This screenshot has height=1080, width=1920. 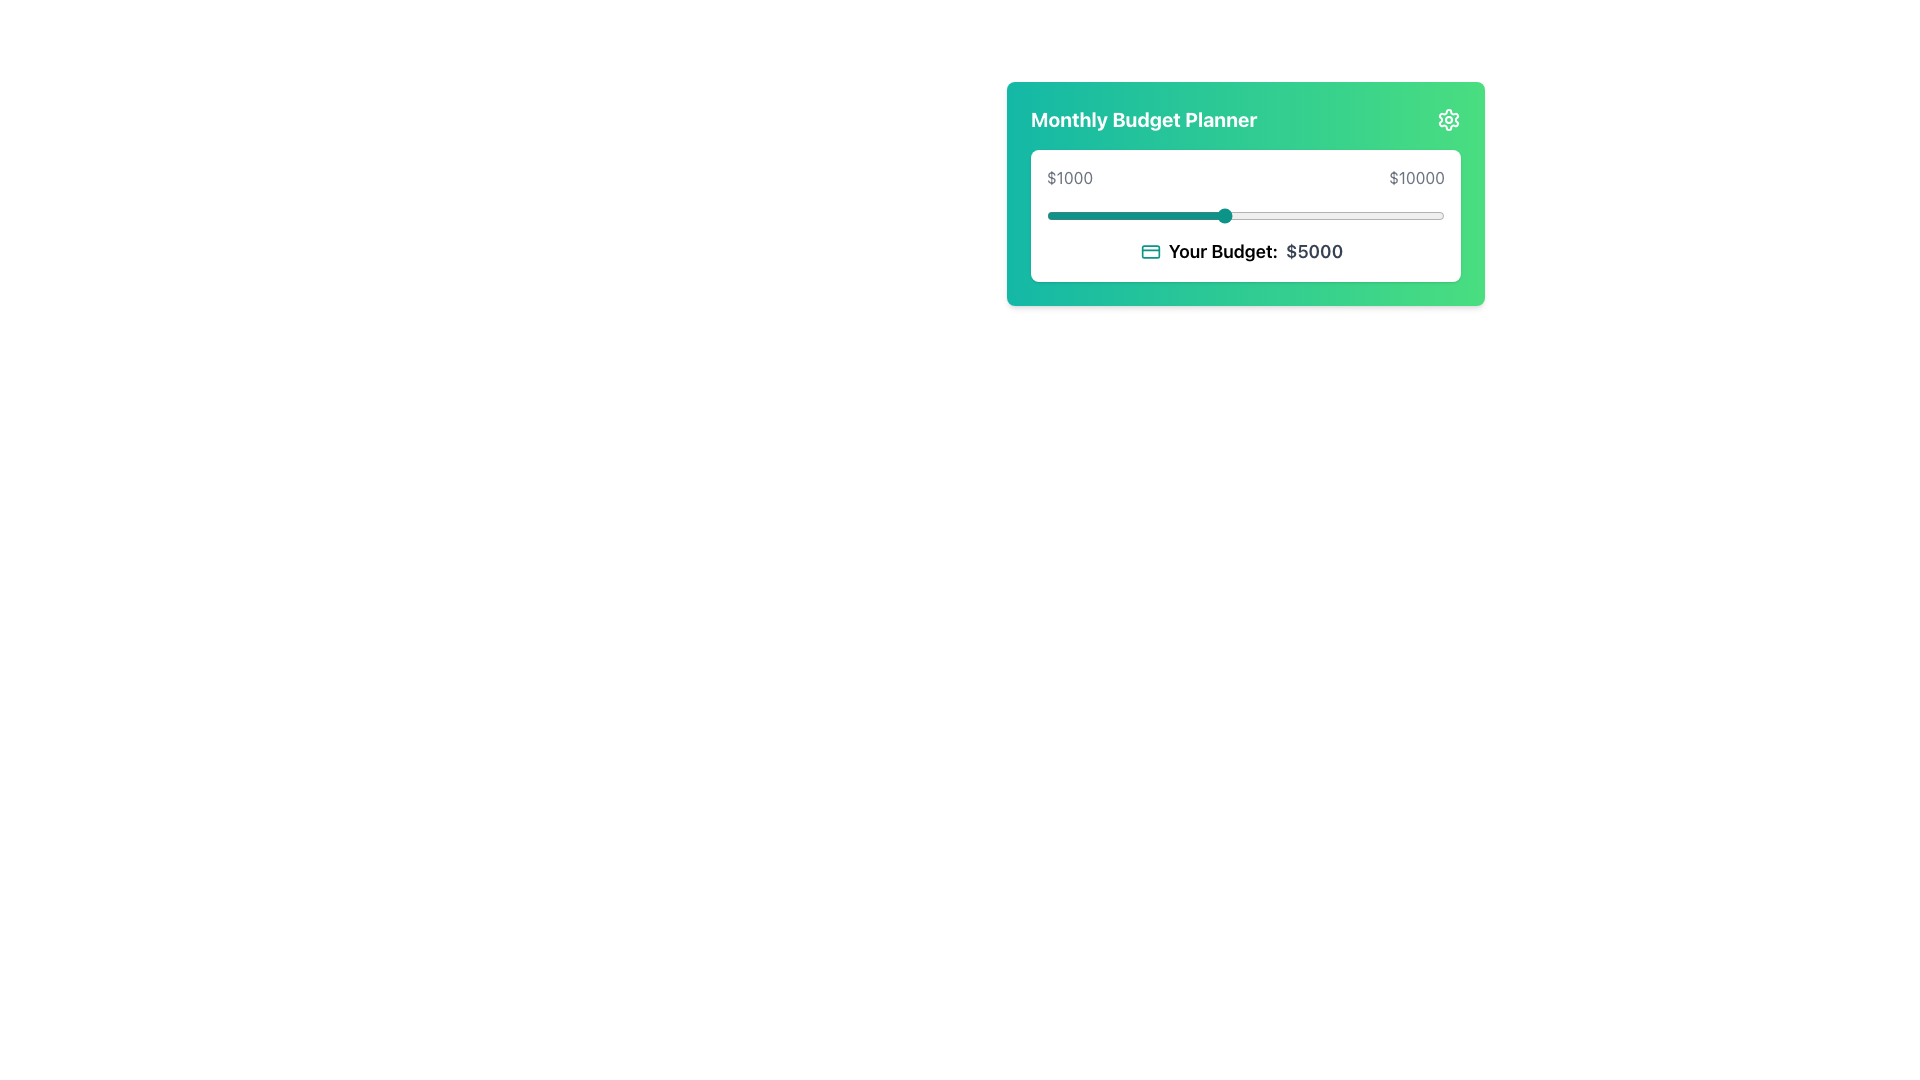 I want to click on the budget, so click(x=1102, y=216).